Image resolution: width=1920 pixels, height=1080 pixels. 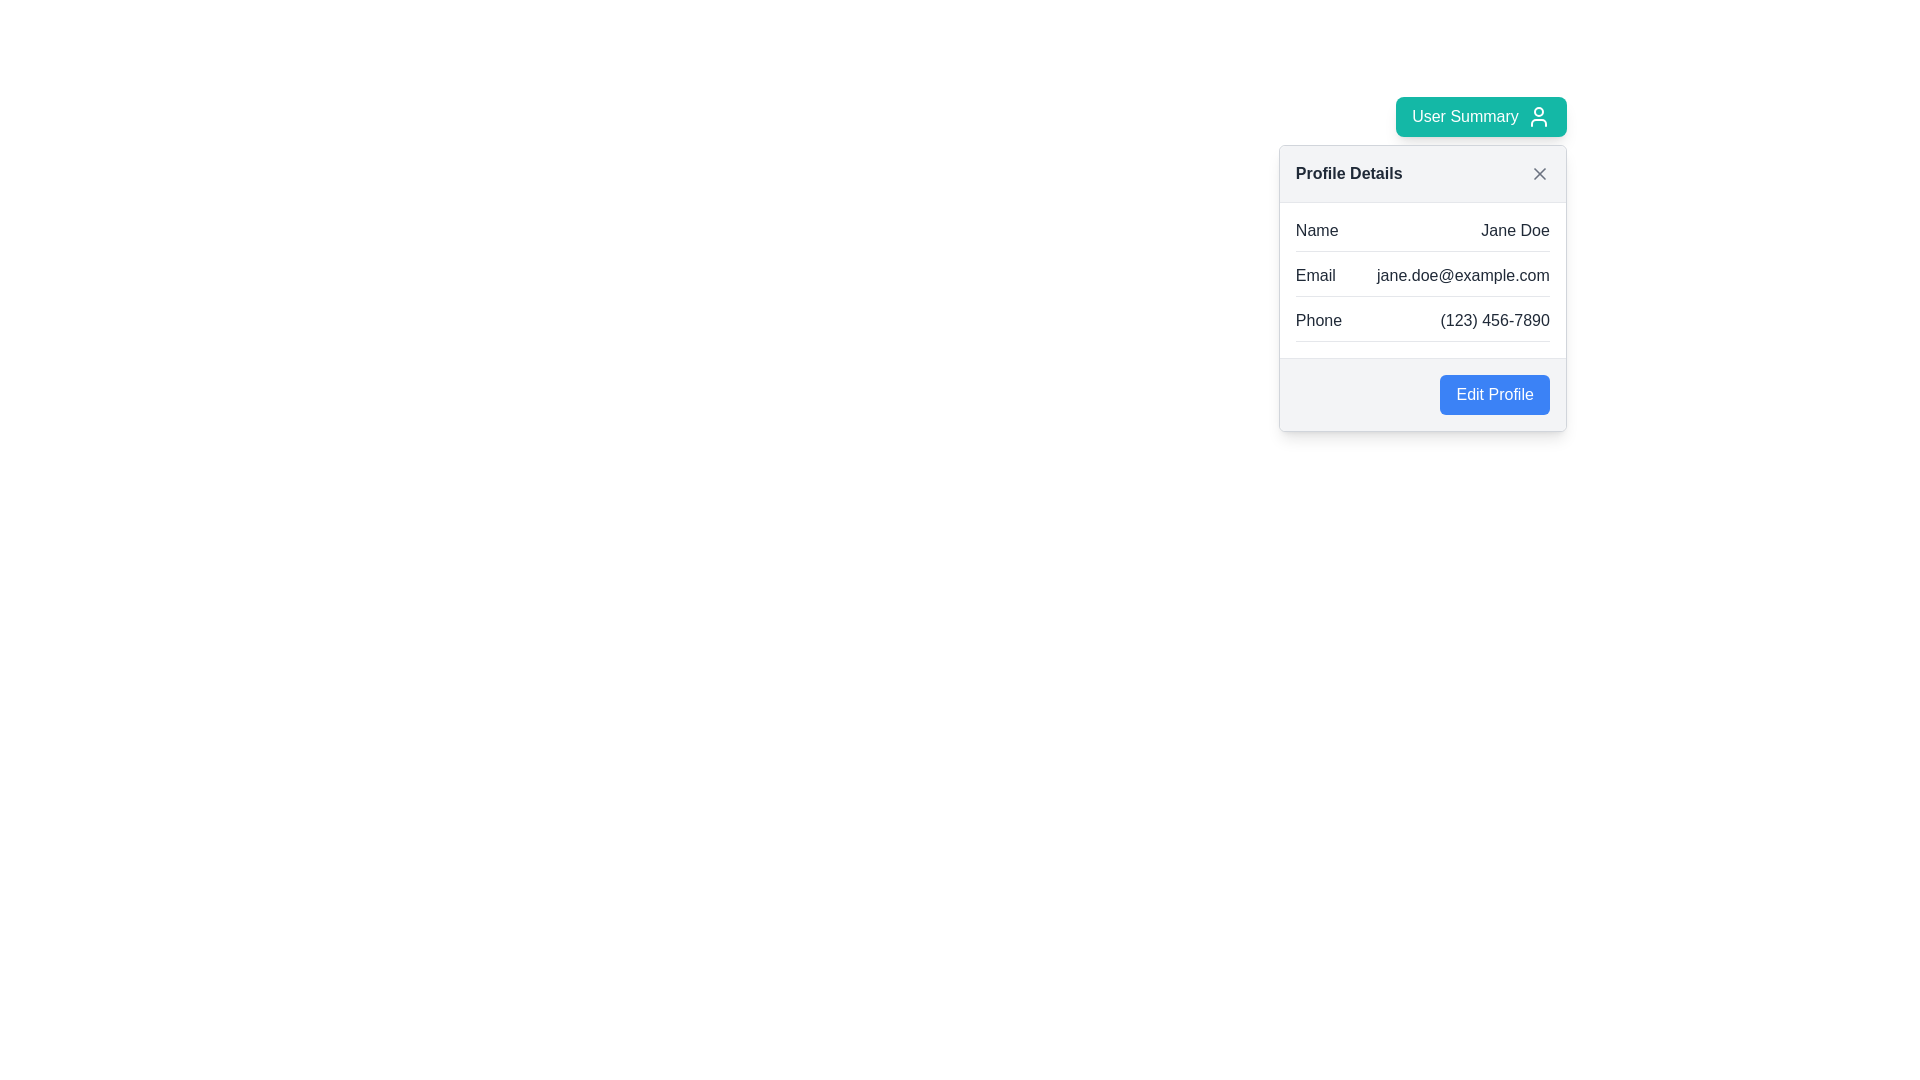 I want to click on email address displayed in the Text Display Component located under the 'Profile Details' section, positioned below 'Jane Doe' and above '(123) 456-7890', so click(x=1421, y=280).